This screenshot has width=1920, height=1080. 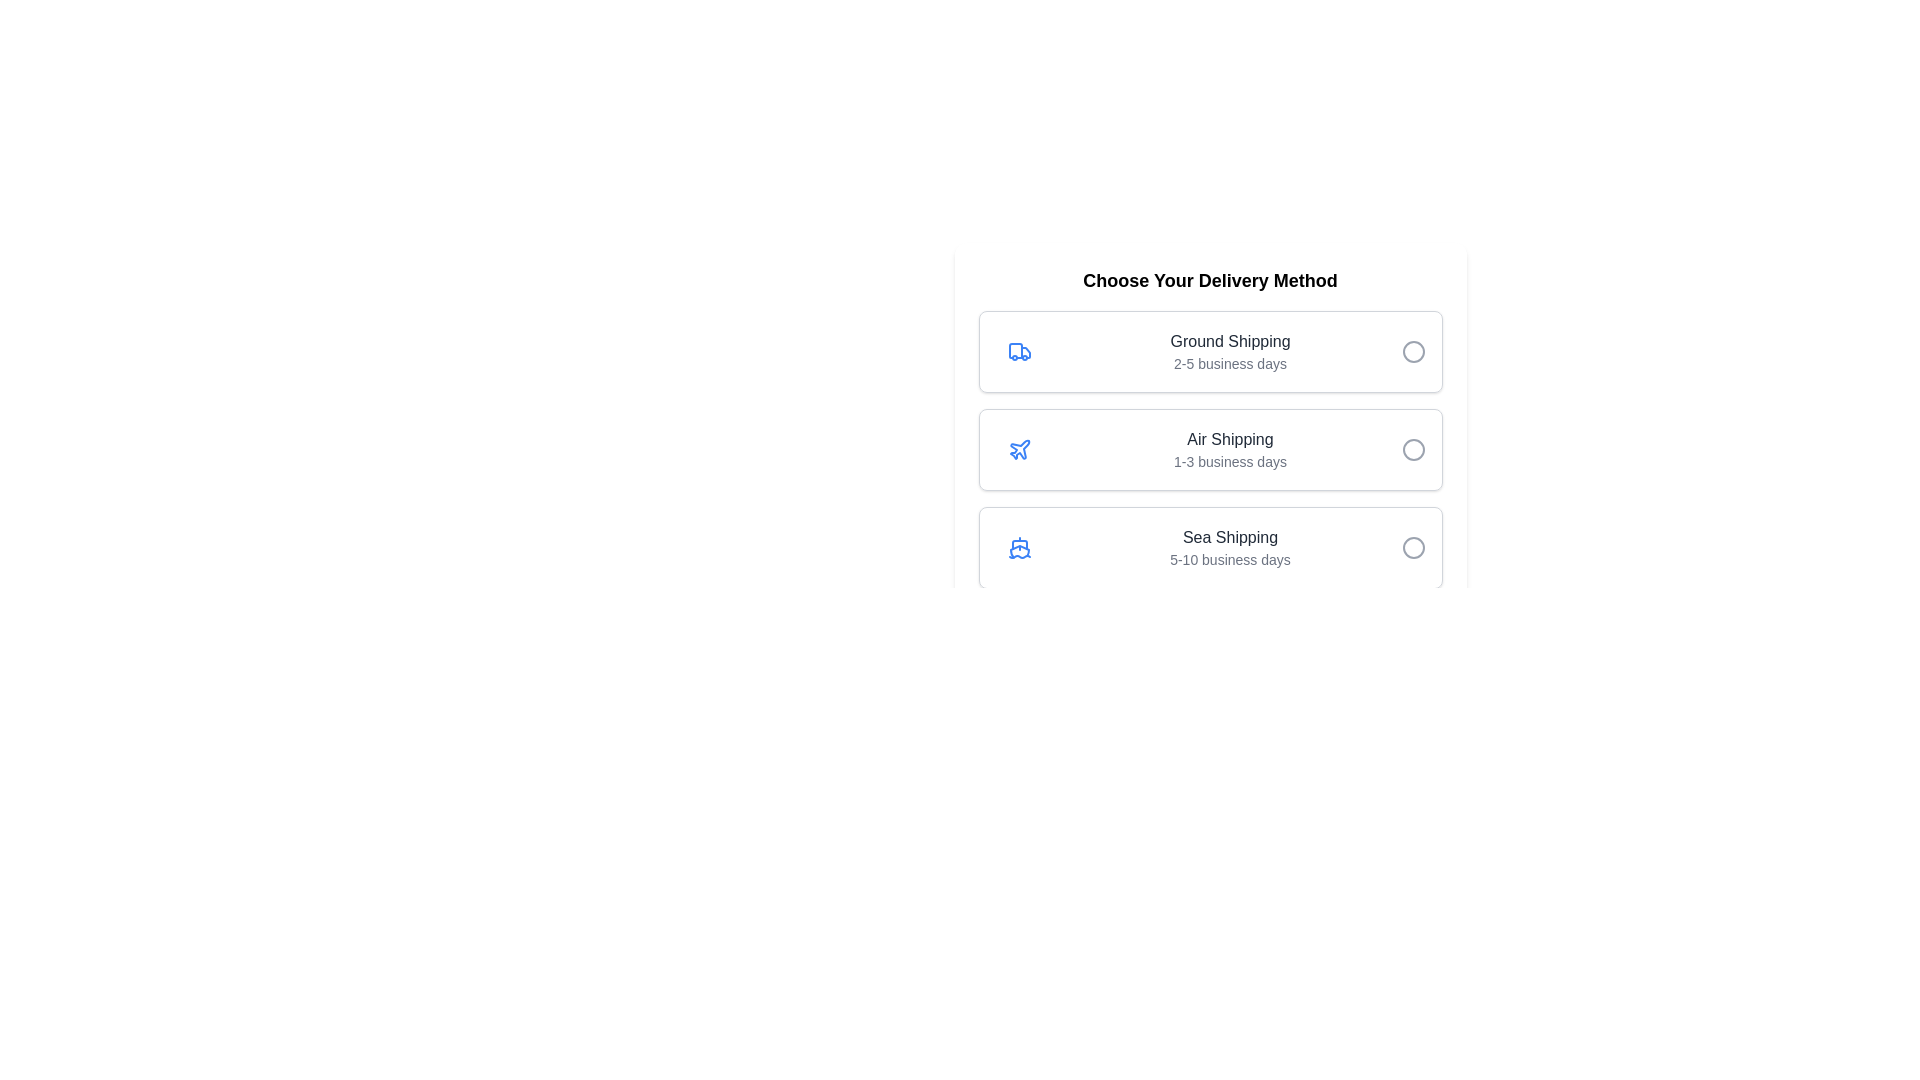 What do you see at coordinates (1019, 551) in the screenshot?
I see `the 'Sea Shipping' icon, which is a stylized boat-shaped graphic located at the lower right corner of the icon group` at bounding box center [1019, 551].